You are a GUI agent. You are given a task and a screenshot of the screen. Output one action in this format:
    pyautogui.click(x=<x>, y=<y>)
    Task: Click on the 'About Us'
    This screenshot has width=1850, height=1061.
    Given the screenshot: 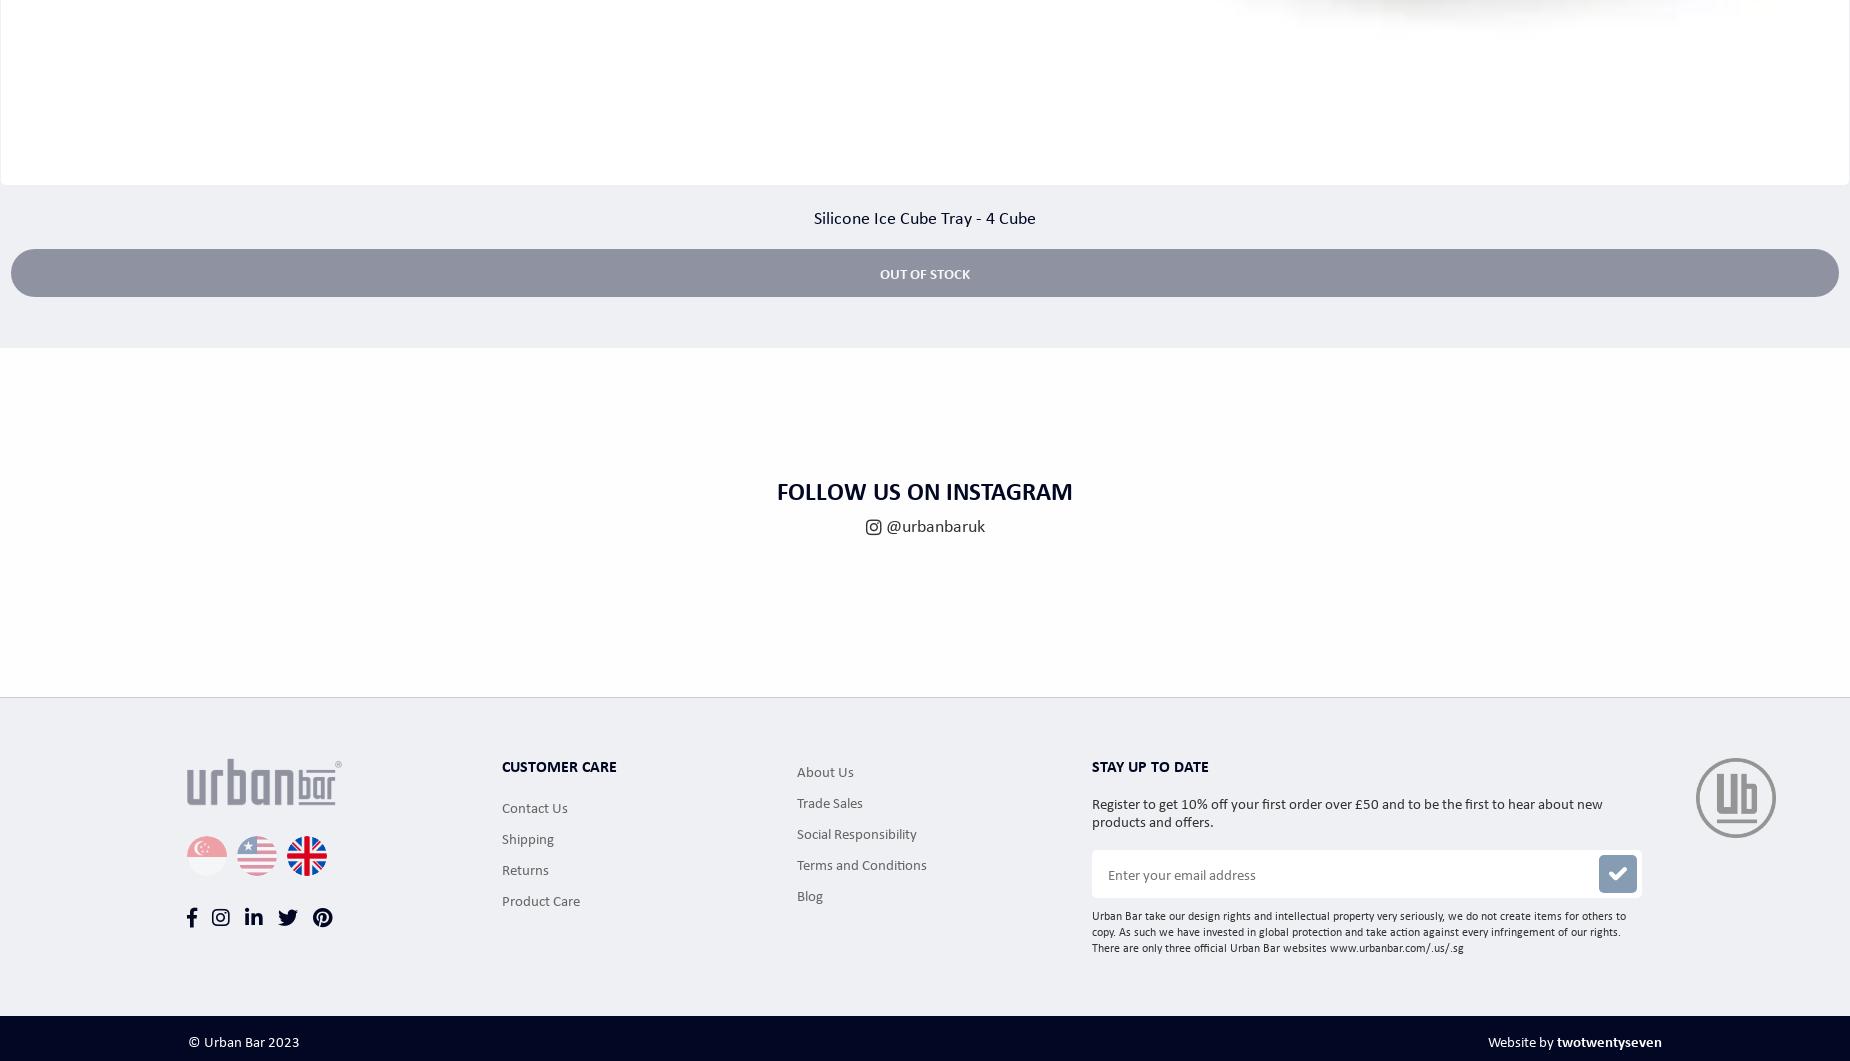 What is the action you would take?
    pyautogui.click(x=825, y=769)
    